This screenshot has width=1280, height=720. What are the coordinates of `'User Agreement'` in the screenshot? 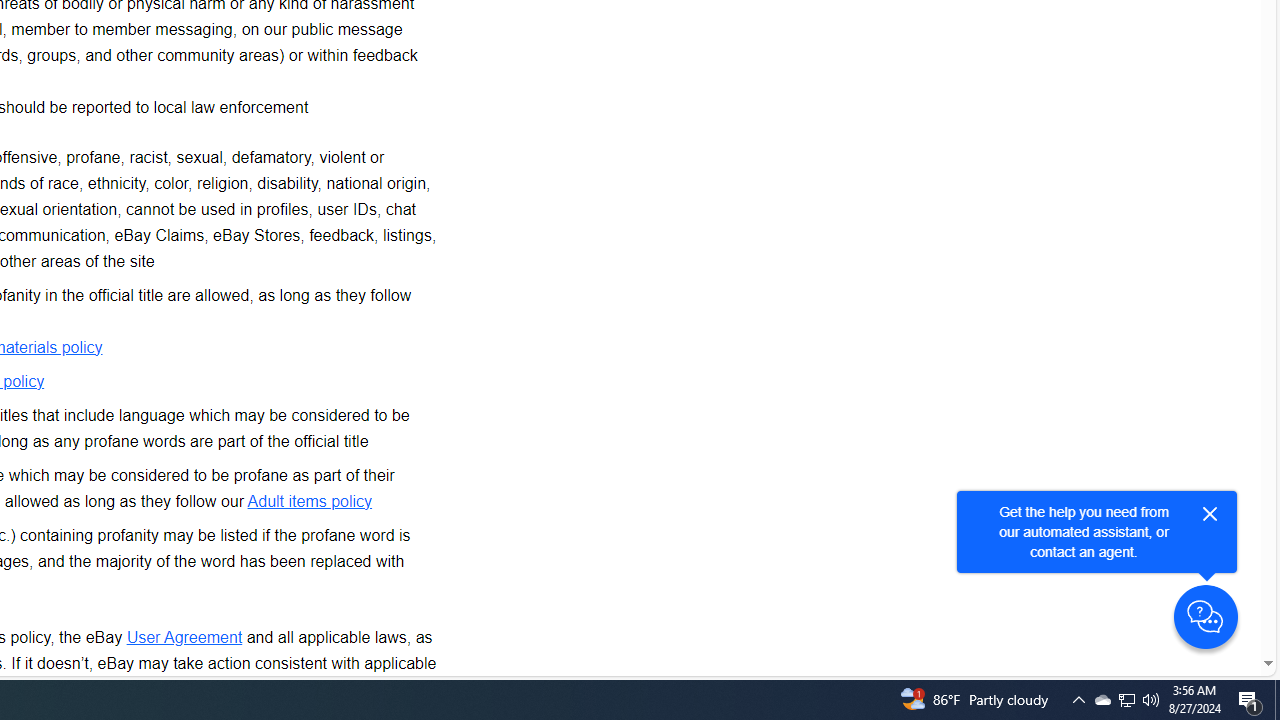 It's located at (184, 636).